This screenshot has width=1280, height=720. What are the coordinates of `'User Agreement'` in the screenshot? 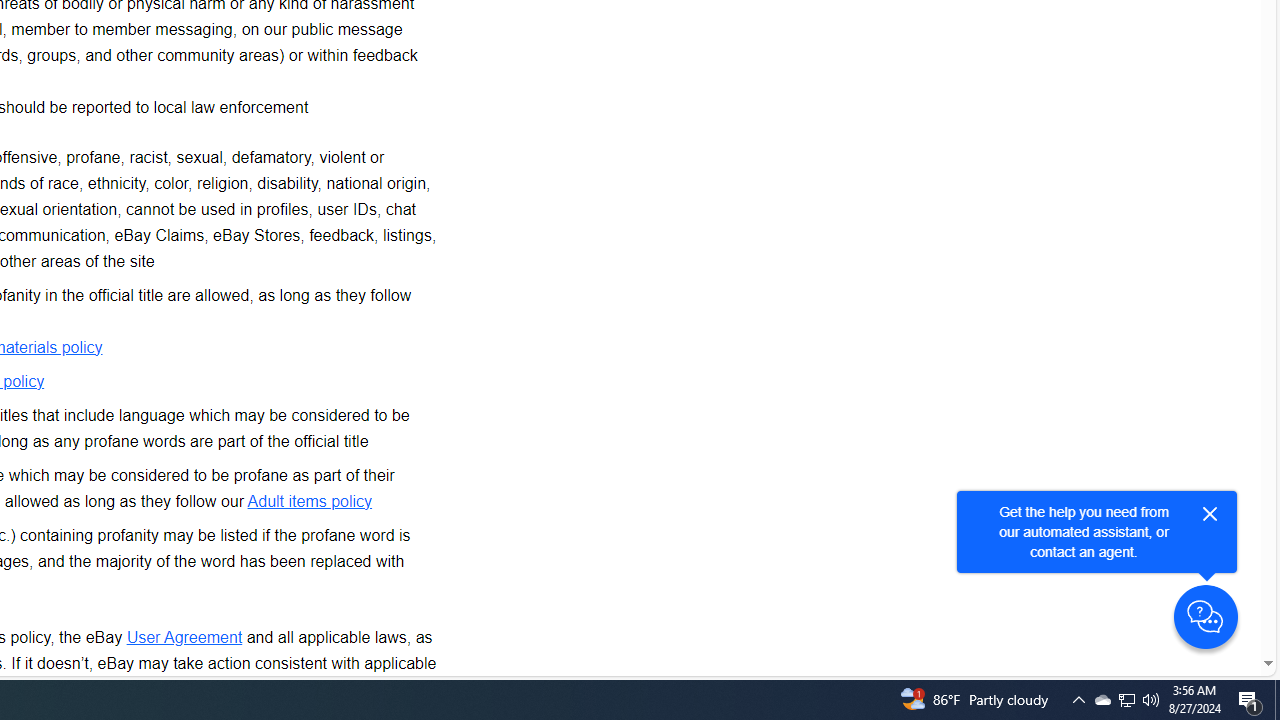 It's located at (184, 636).